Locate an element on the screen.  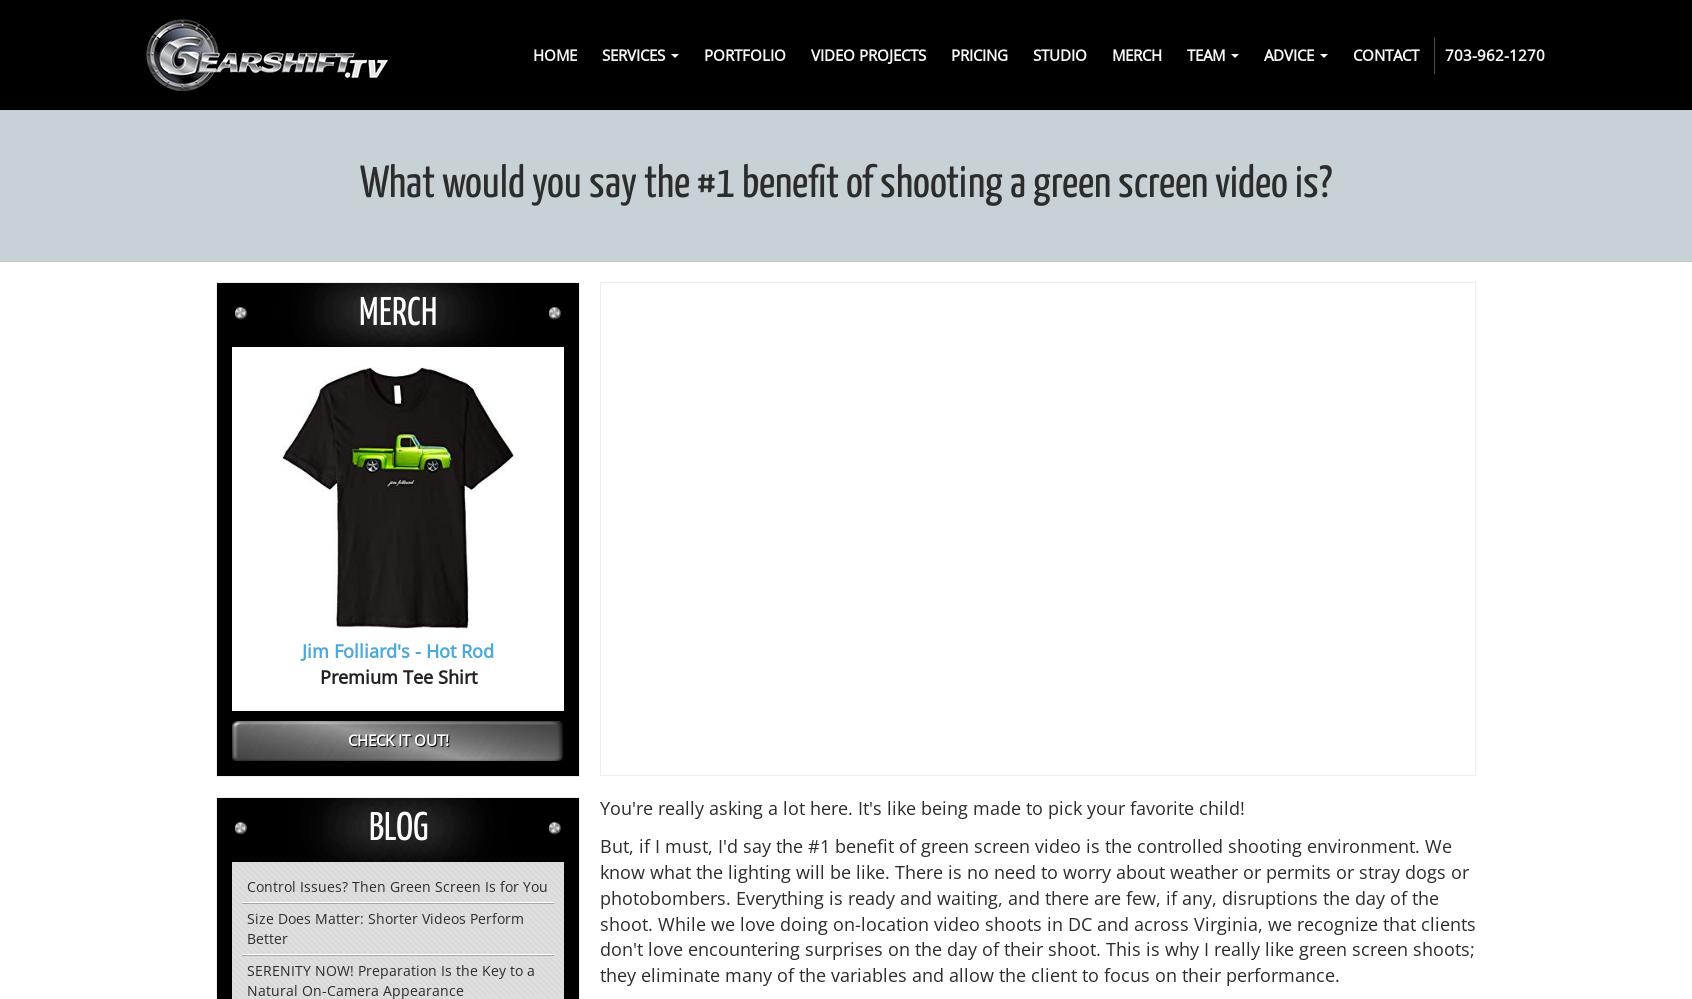
'But, if I must, I'd say the #1 benefit of green screen video is the controlled shooting environment. We know what the lighting will be like. There is no need to worry about weather or permits or stray dogs or photobombers. Everything is ready and waiting, and there are few, if any, disruptions the day of the shoot. While we love doing on-location video shoots in DC and across Virginia, we recognize that clients don't love encountering surprises on the day of their shoot. This is why I really like green screen shoots; they eliminate many of the variables and allow the client to focus on their performance.' is located at coordinates (1037, 909).